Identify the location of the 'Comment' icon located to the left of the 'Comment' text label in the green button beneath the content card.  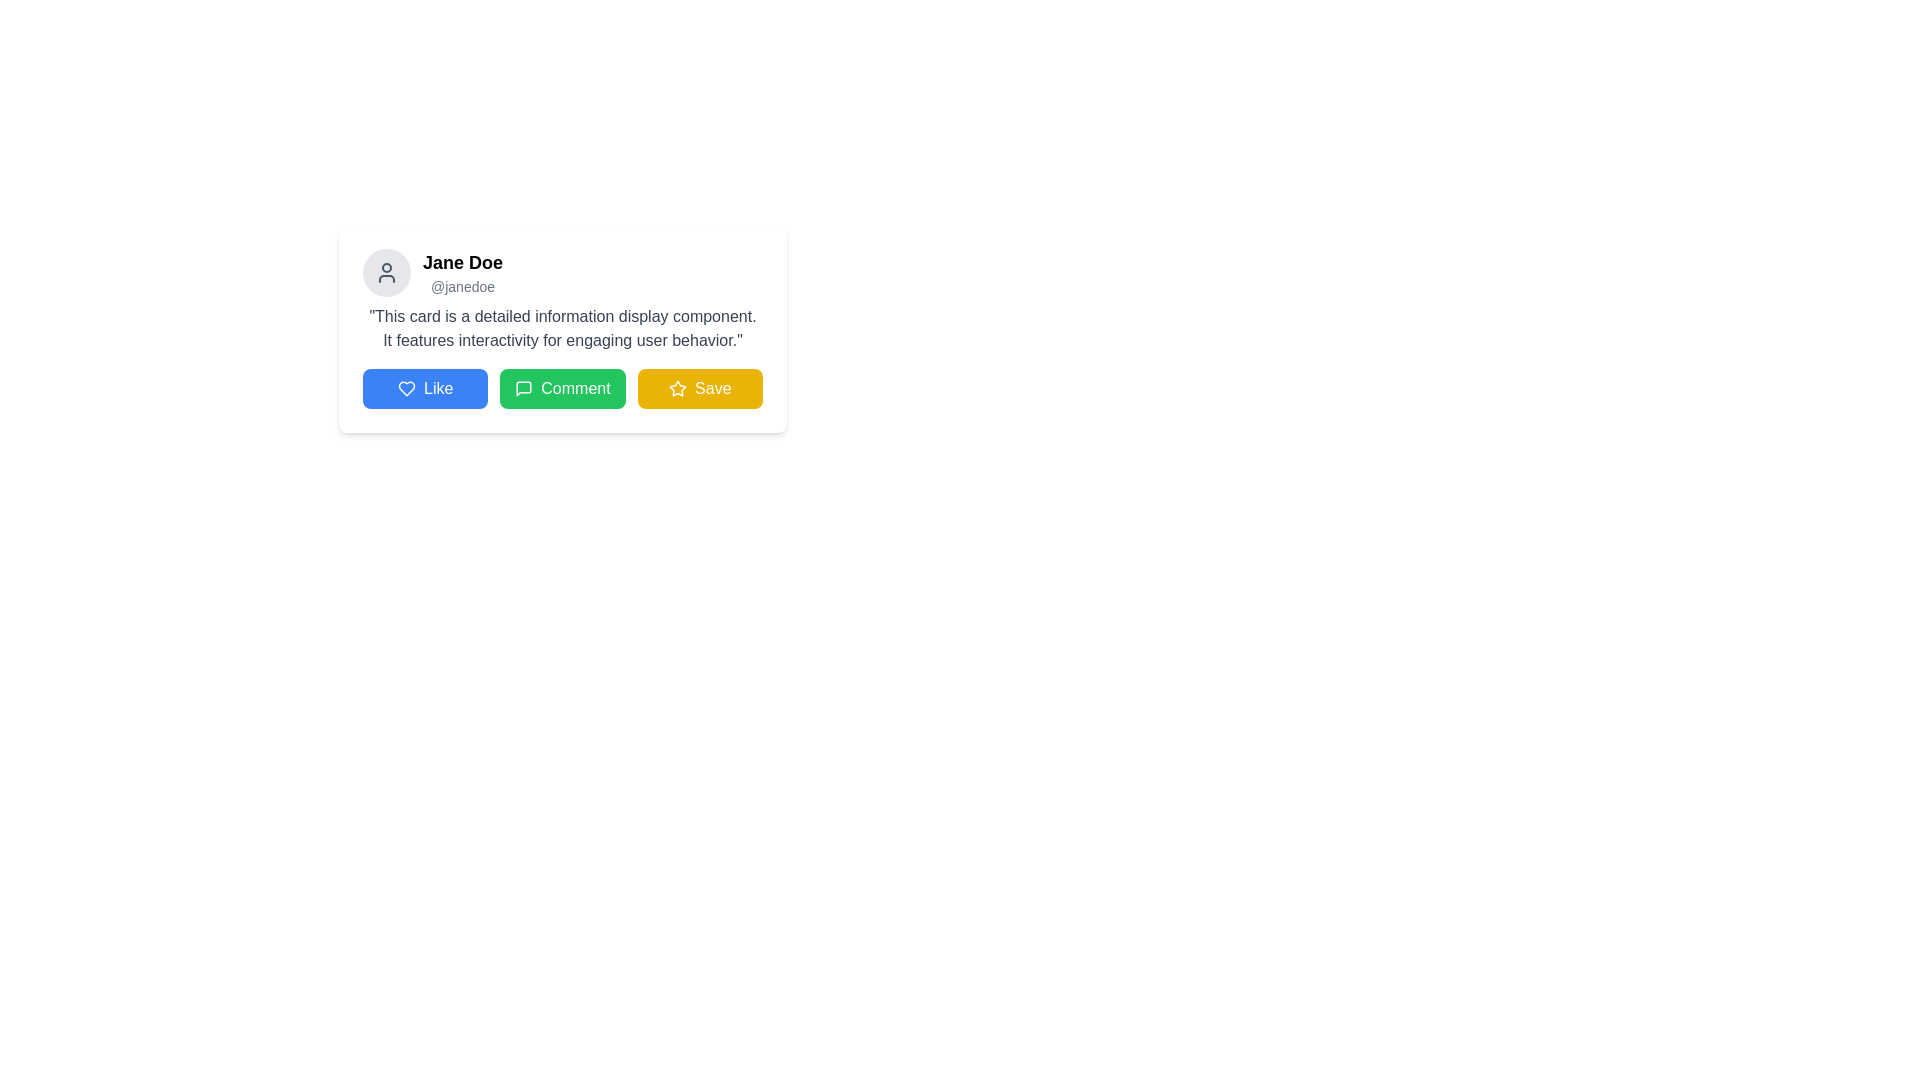
(524, 389).